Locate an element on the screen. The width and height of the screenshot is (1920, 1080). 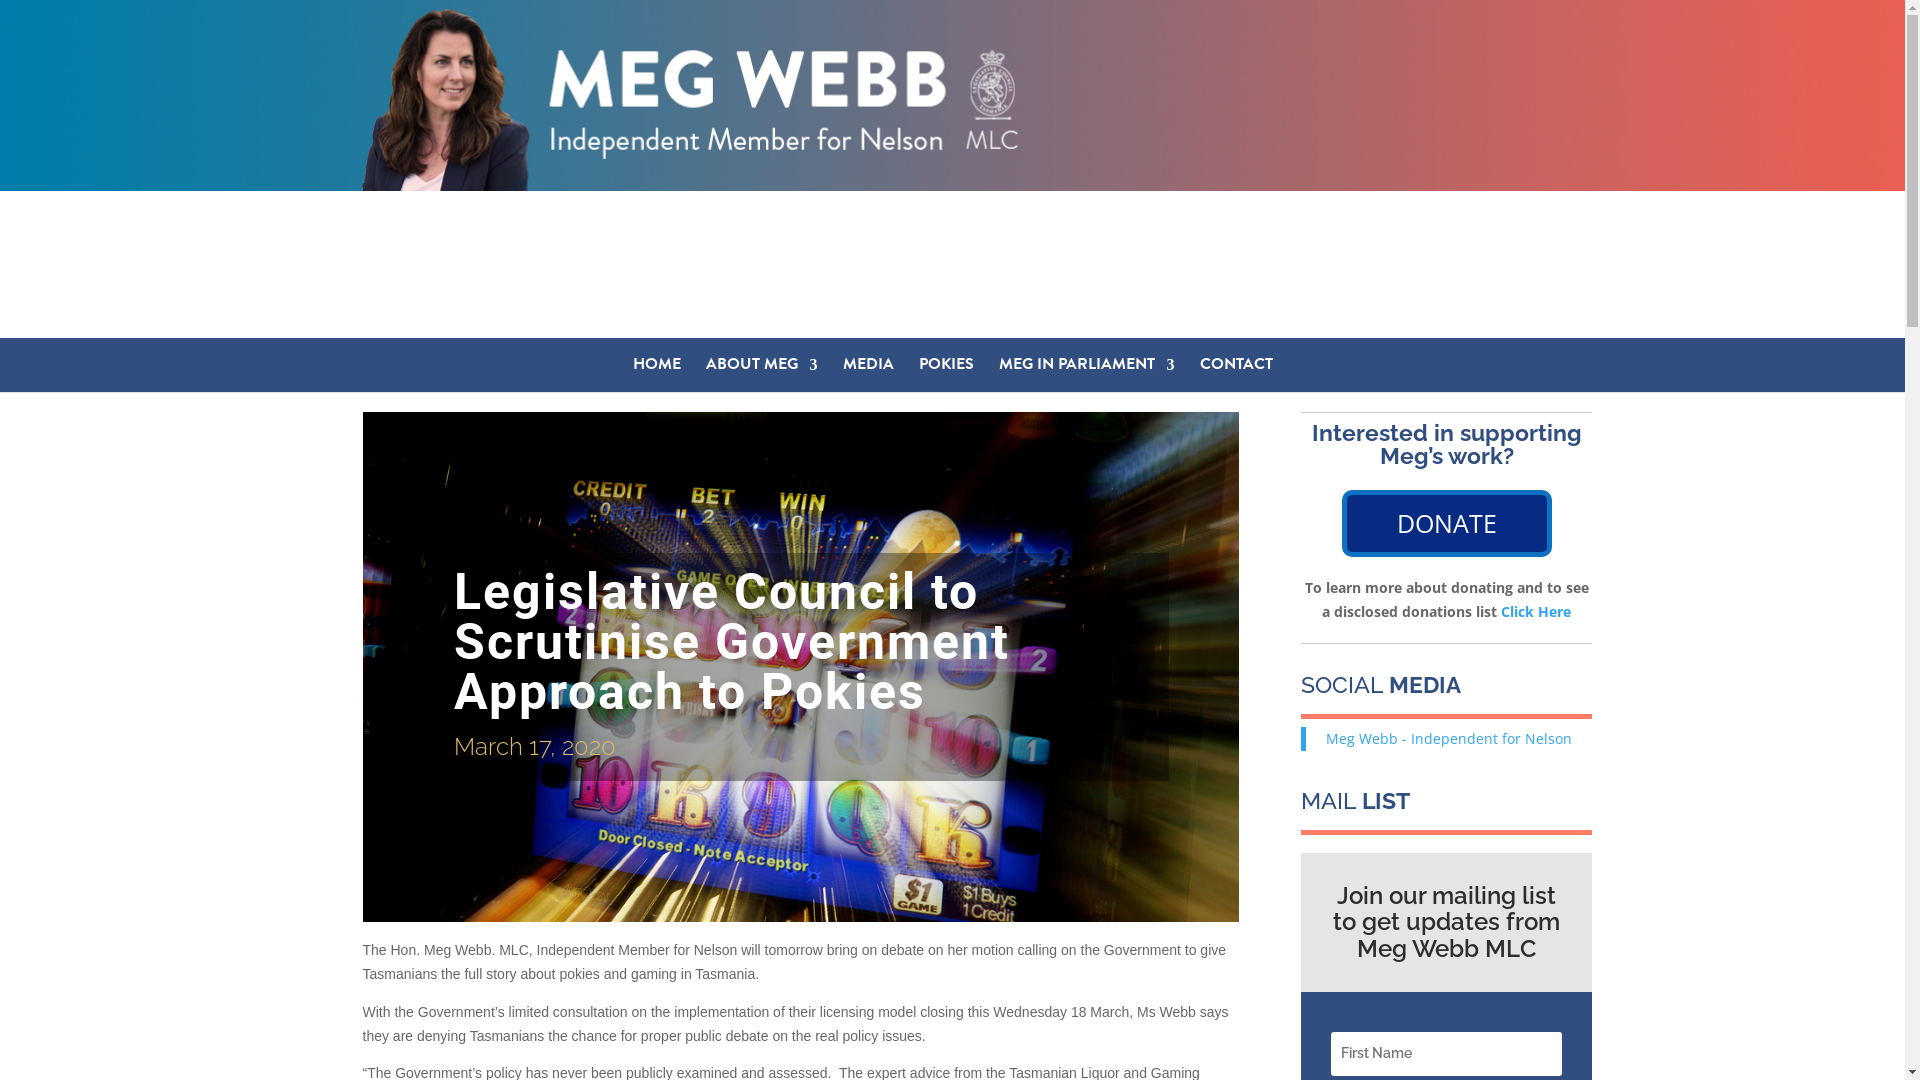
'Meg Webb - Independent for Nelson' is located at coordinates (1449, 738).